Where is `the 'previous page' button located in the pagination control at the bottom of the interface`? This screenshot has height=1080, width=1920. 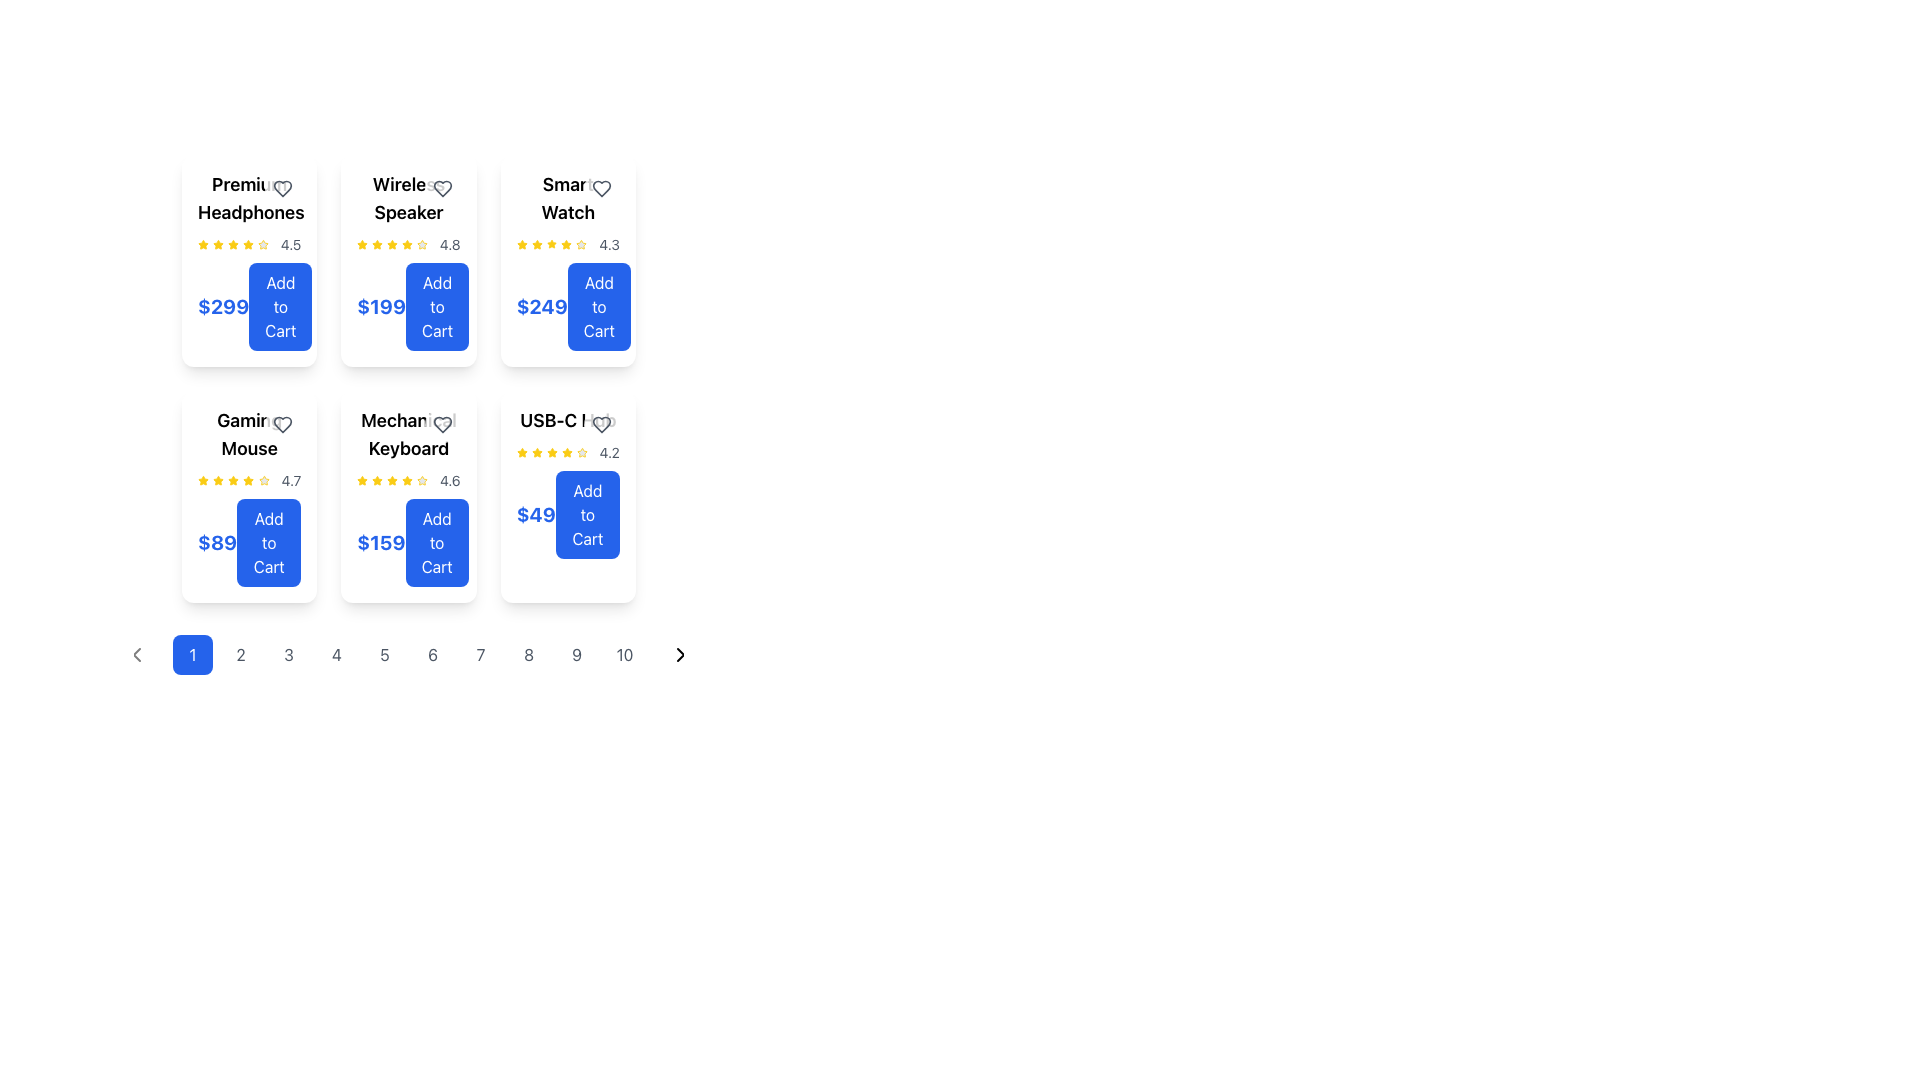
the 'previous page' button located in the pagination control at the bottom of the interface is located at coordinates (136, 655).